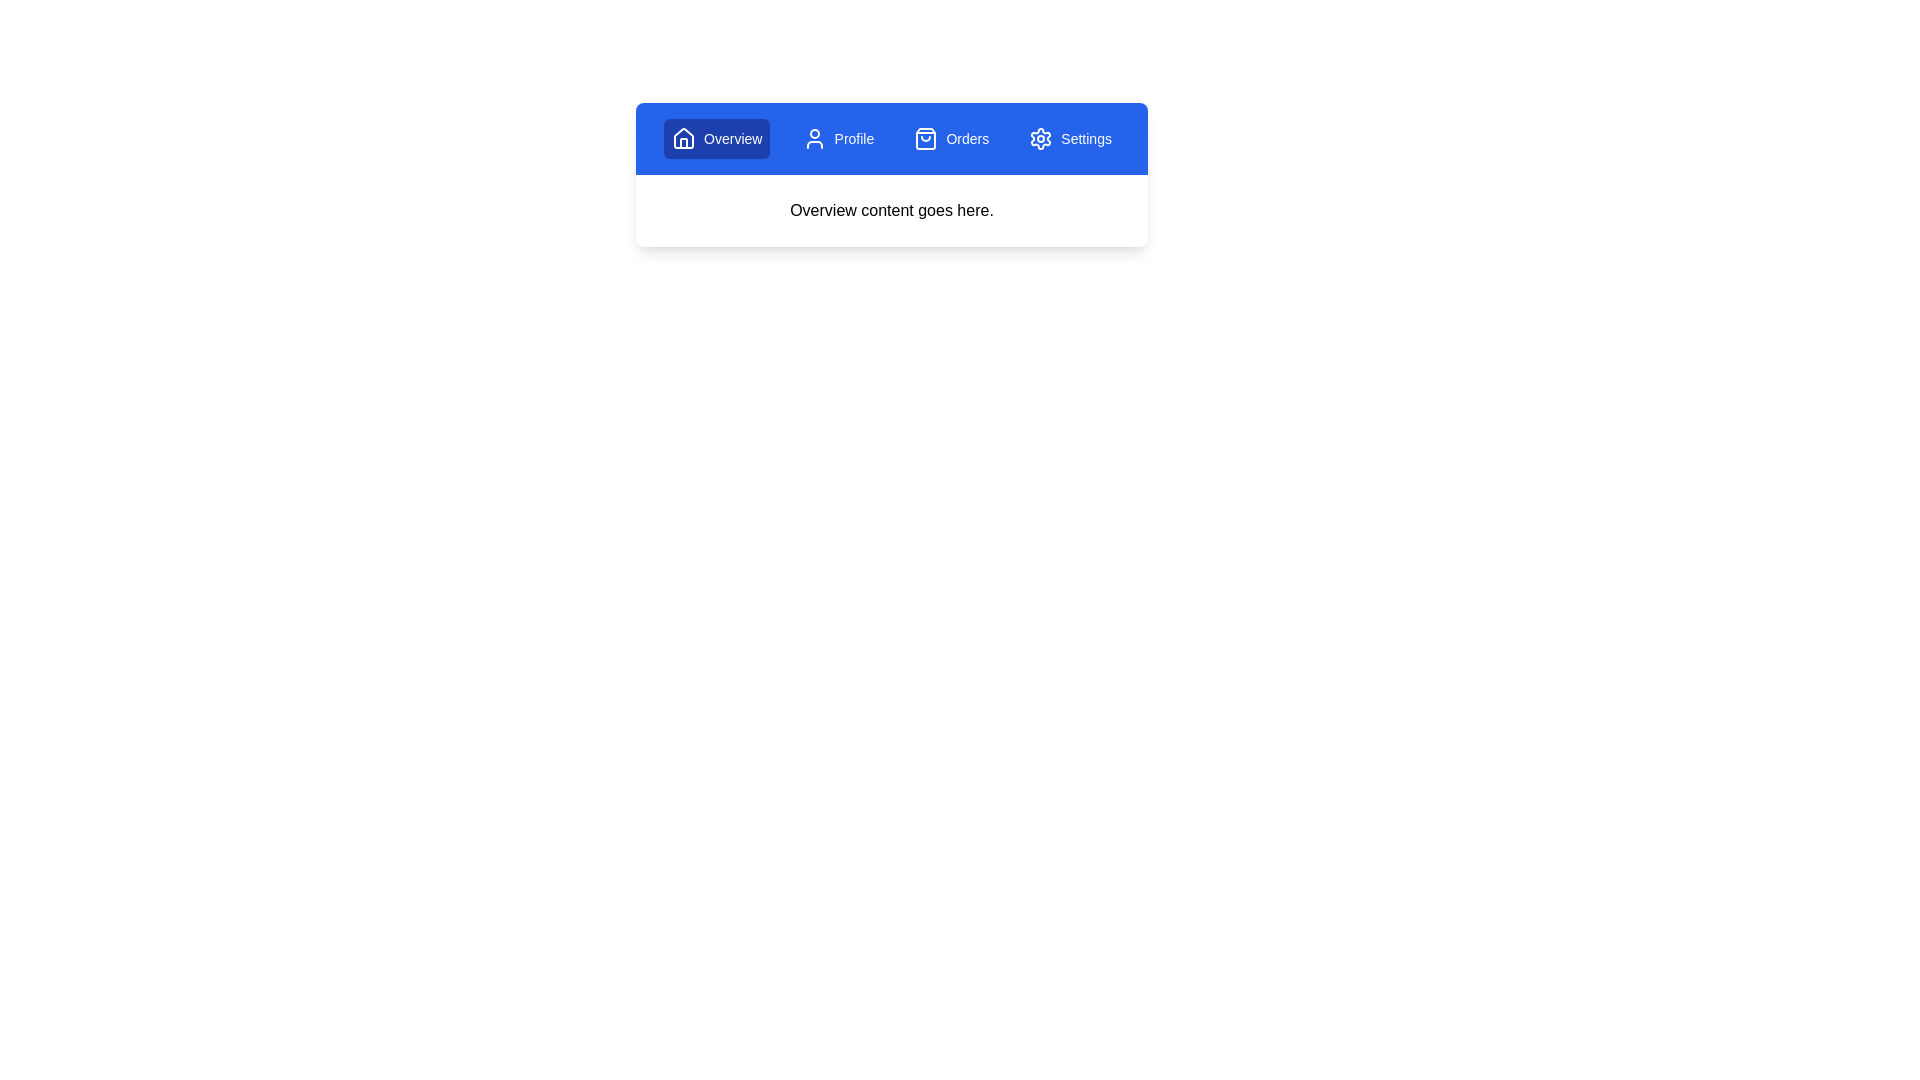 The height and width of the screenshot is (1080, 1920). Describe the element at coordinates (967, 137) in the screenshot. I see `the 'Orders' text label in the navigation bar, which indicates the purpose of the associated button for navigating to orders-related sections` at that location.